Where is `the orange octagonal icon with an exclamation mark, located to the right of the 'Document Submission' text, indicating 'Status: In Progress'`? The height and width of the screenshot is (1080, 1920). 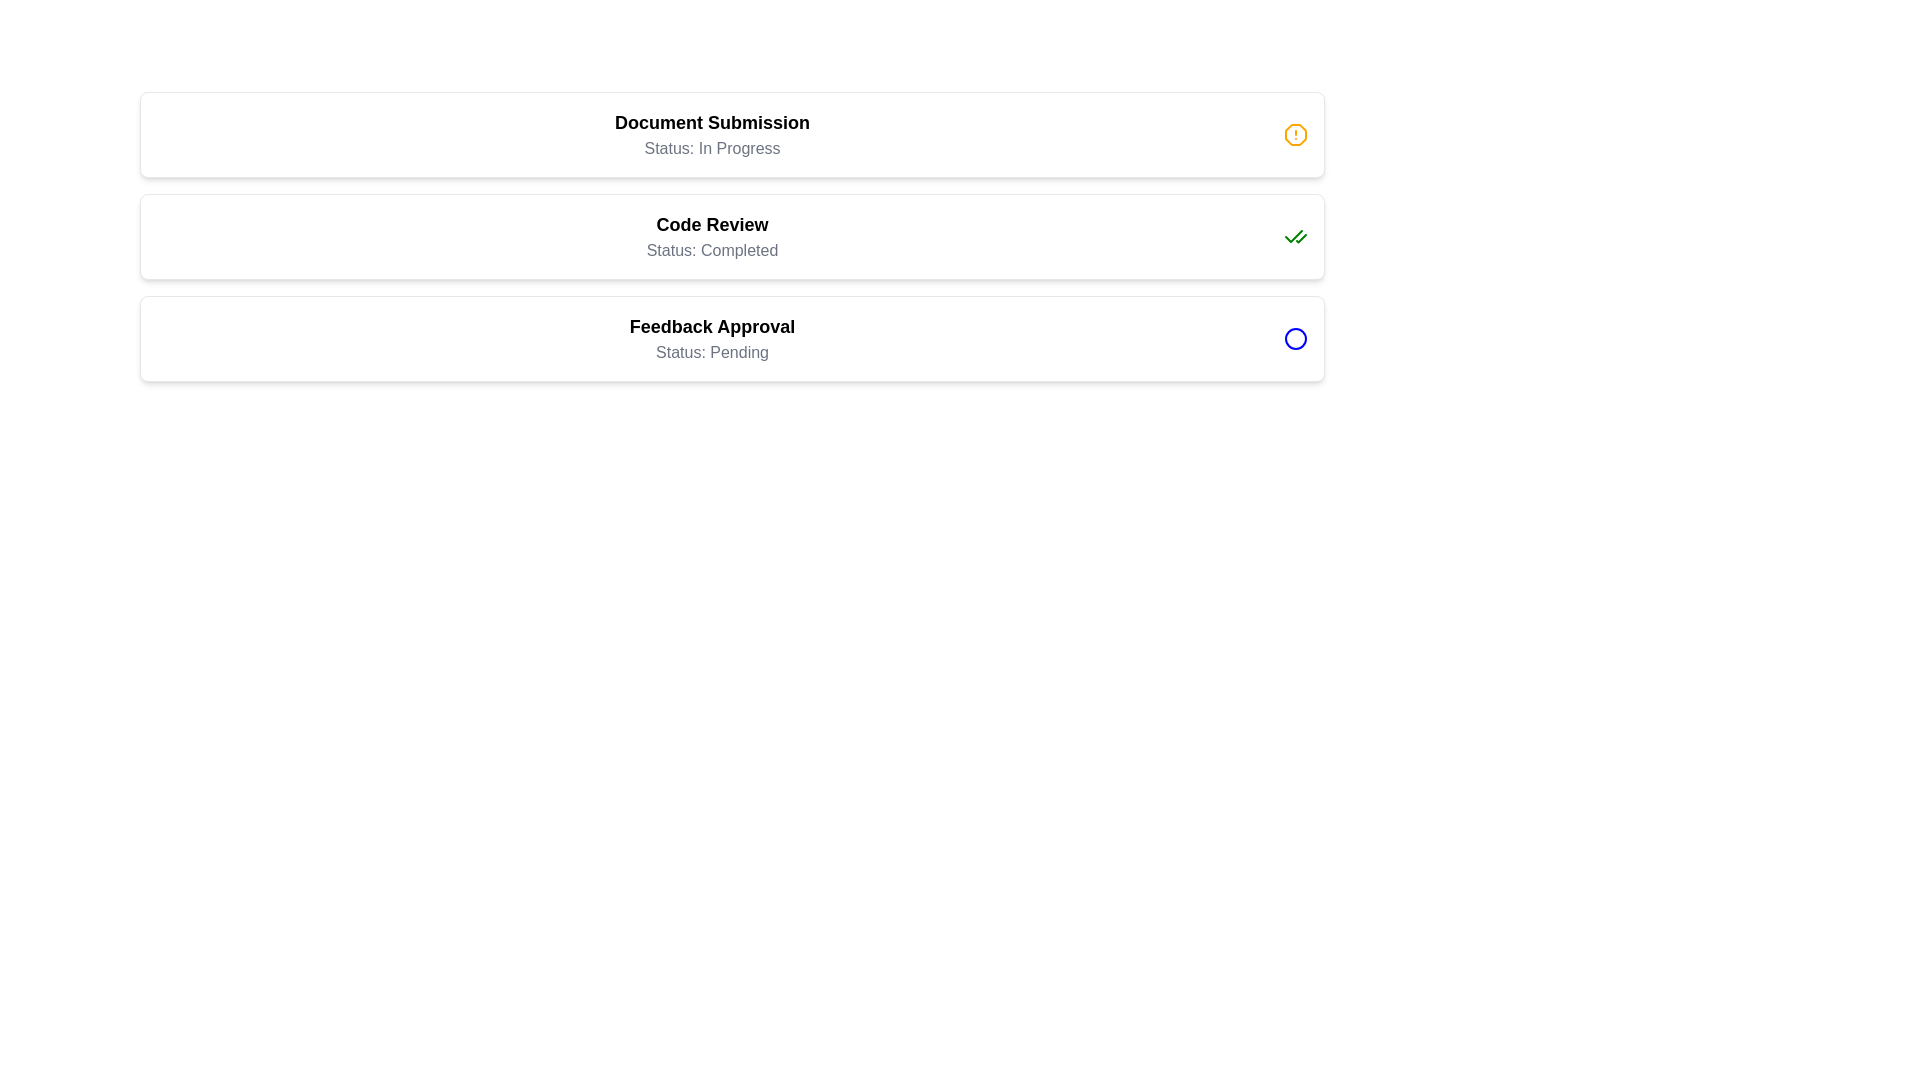
the orange octagonal icon with an exclamation mark, located to the right of the 'Document Submission' text, indicating 'Status: In Progress' is located at coordinates (1296, 135).